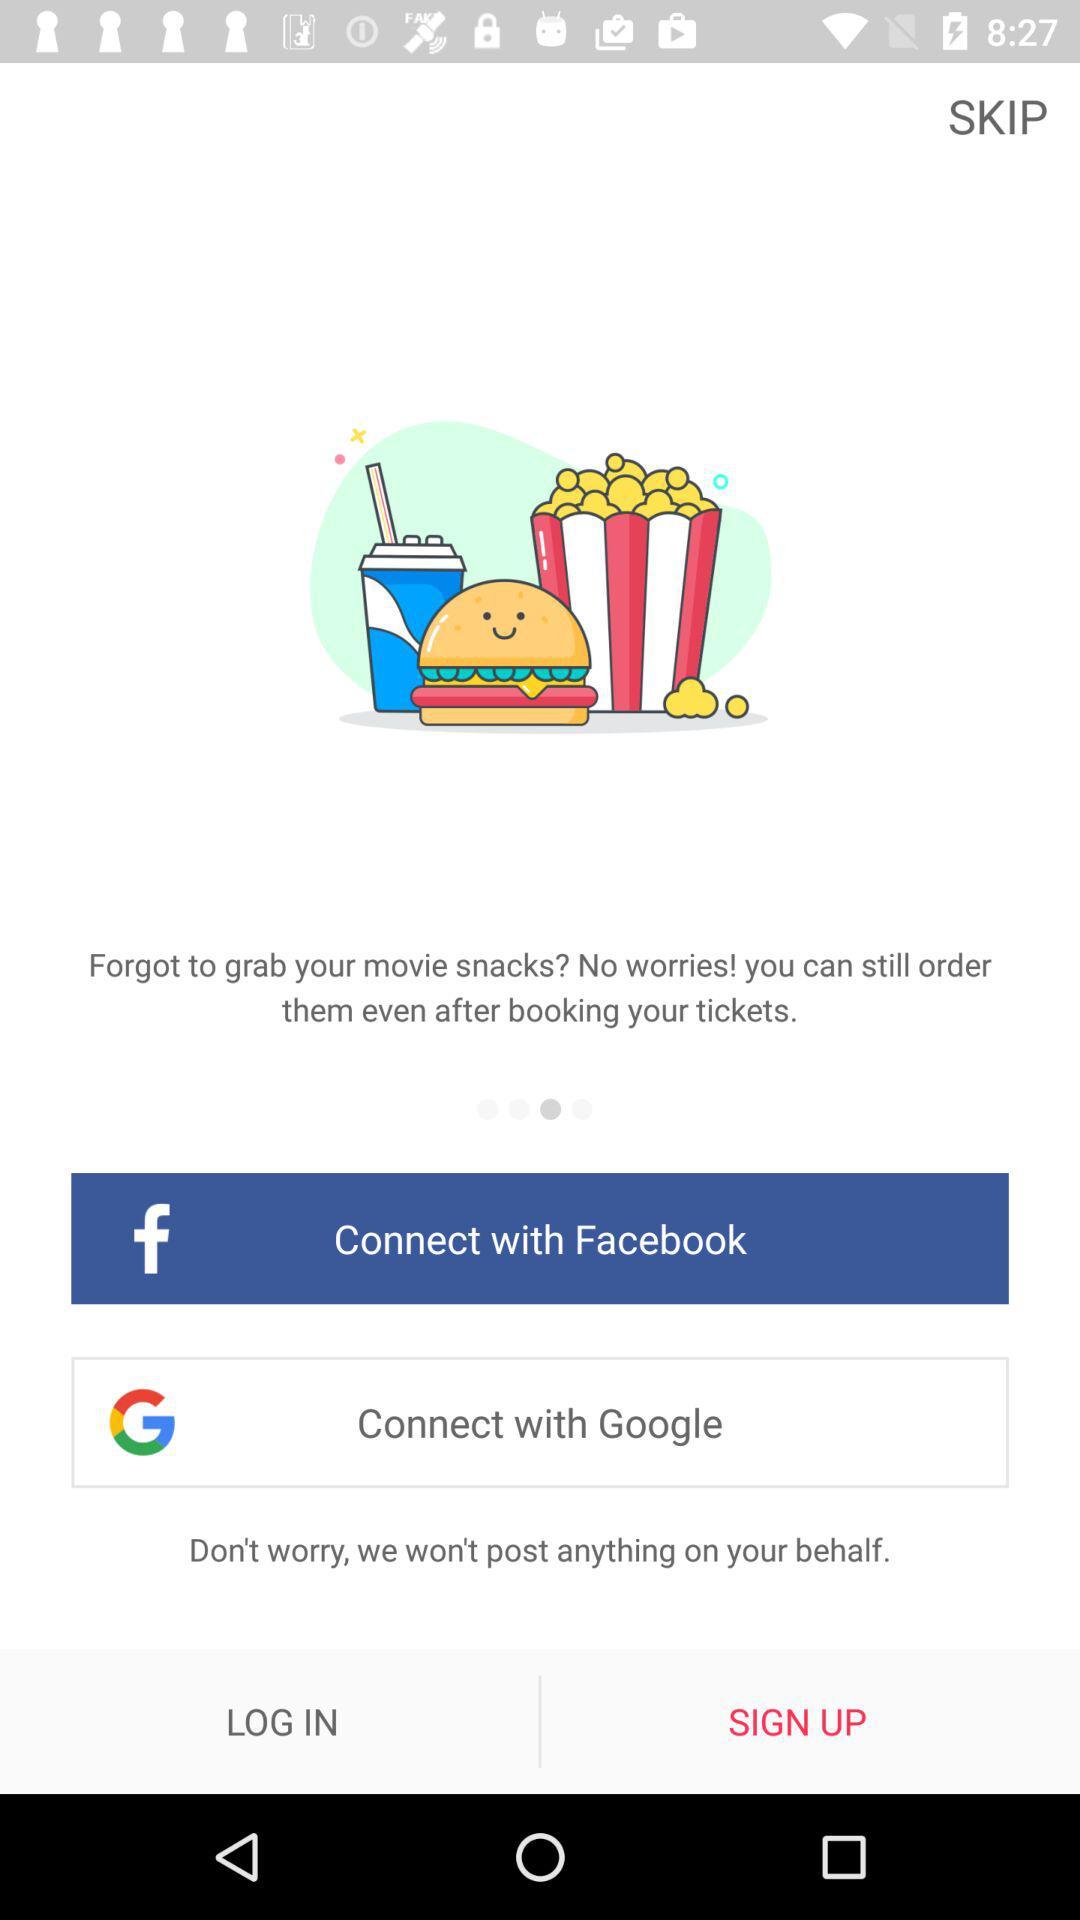 The image size is (1080, 1920). I want to click on the skip at the top right corner, so click(1003, 114).